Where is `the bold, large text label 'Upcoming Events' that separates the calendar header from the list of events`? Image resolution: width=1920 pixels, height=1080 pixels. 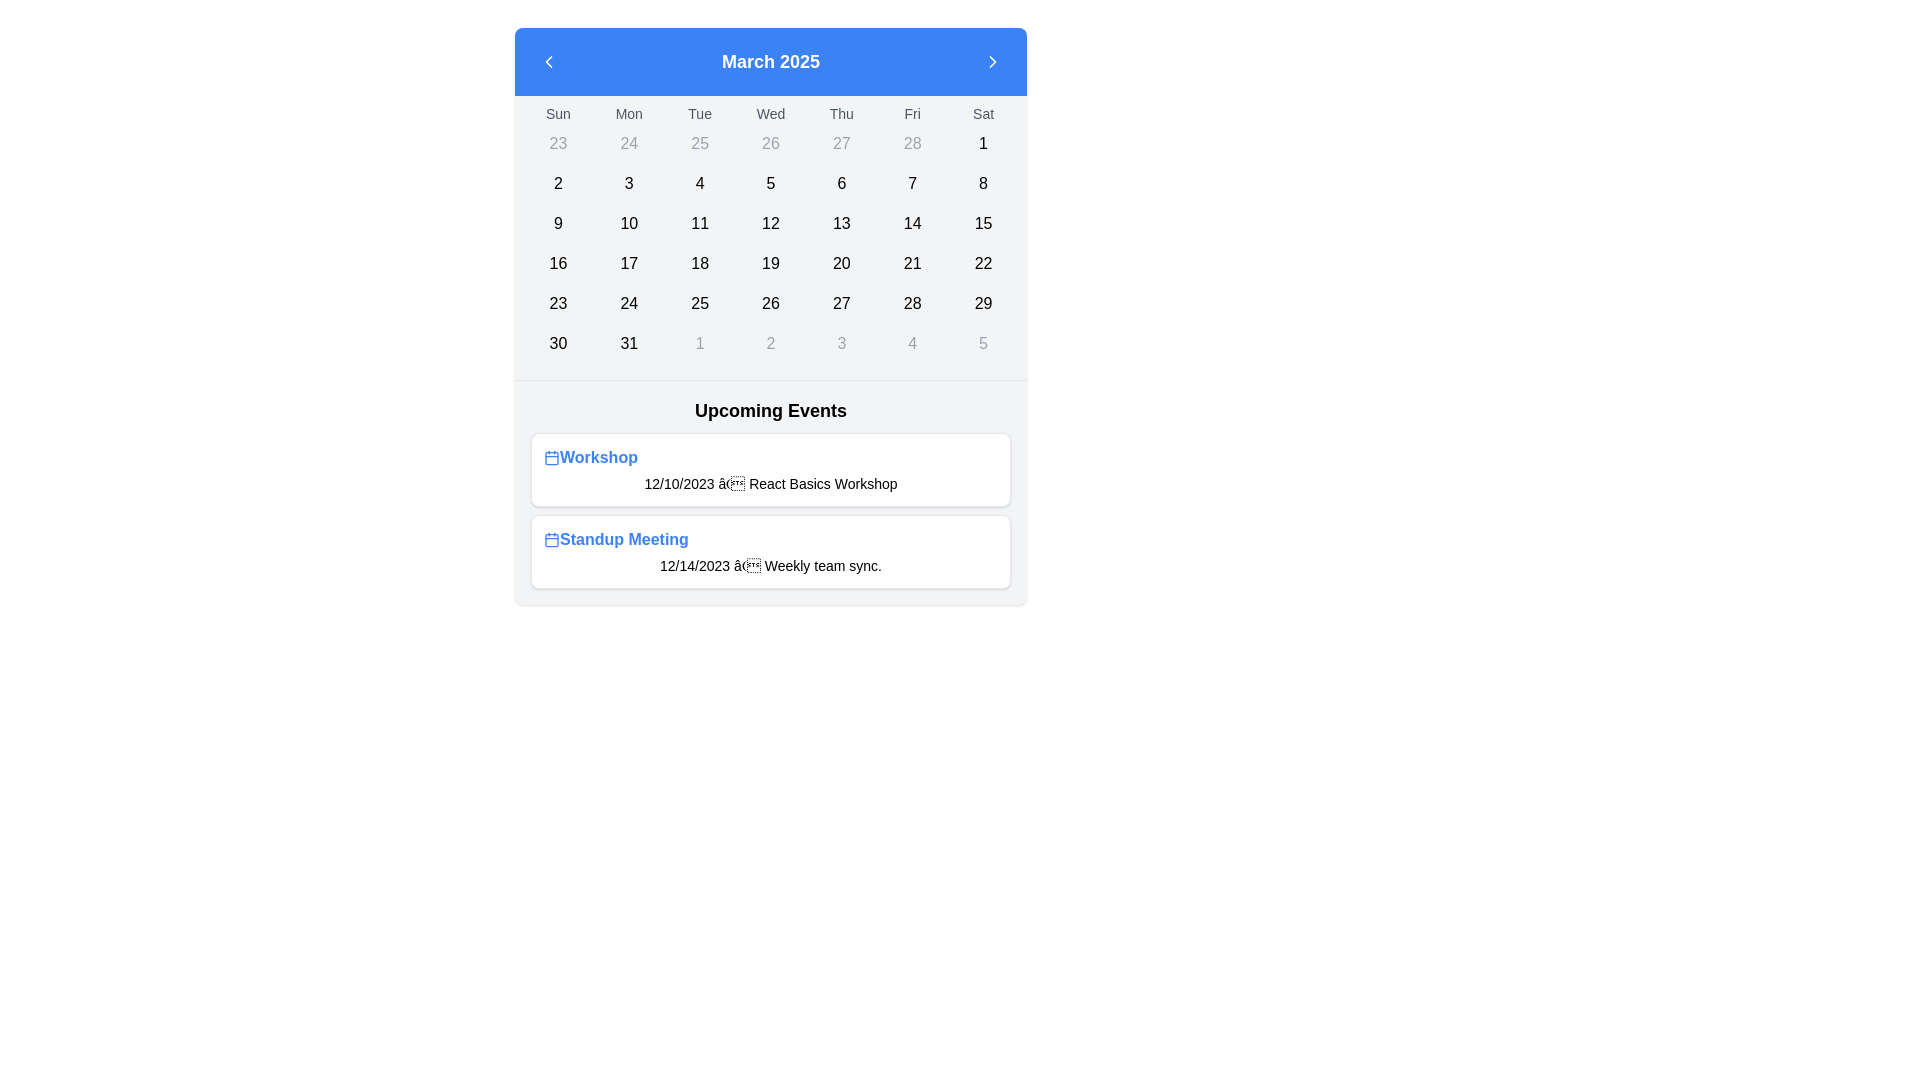
the bold, large text label 'Upcoming Events' that separates the calendar header from the list of events is located at coordinates (770, 410).